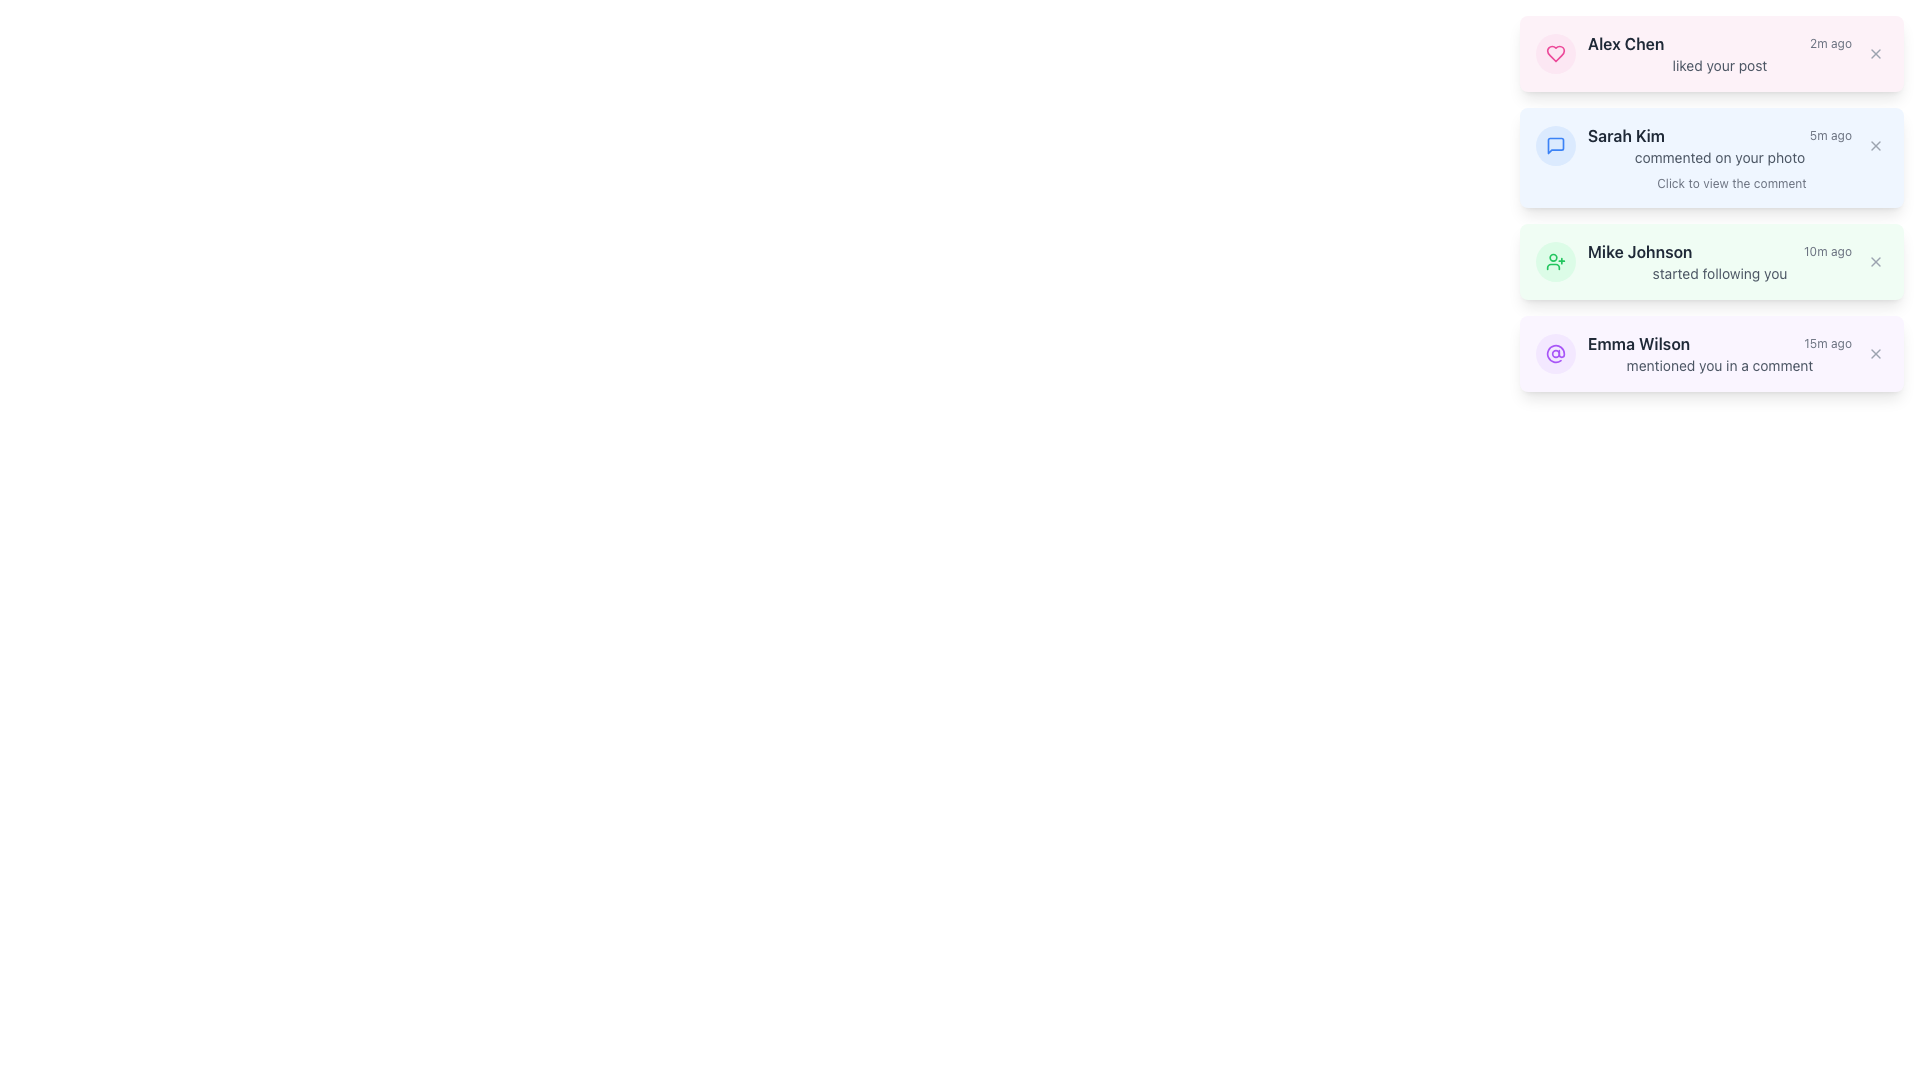  I want to click on the 'X' icon button located on the right side of Sarah Kim's comment notification, so click(1875, 145).